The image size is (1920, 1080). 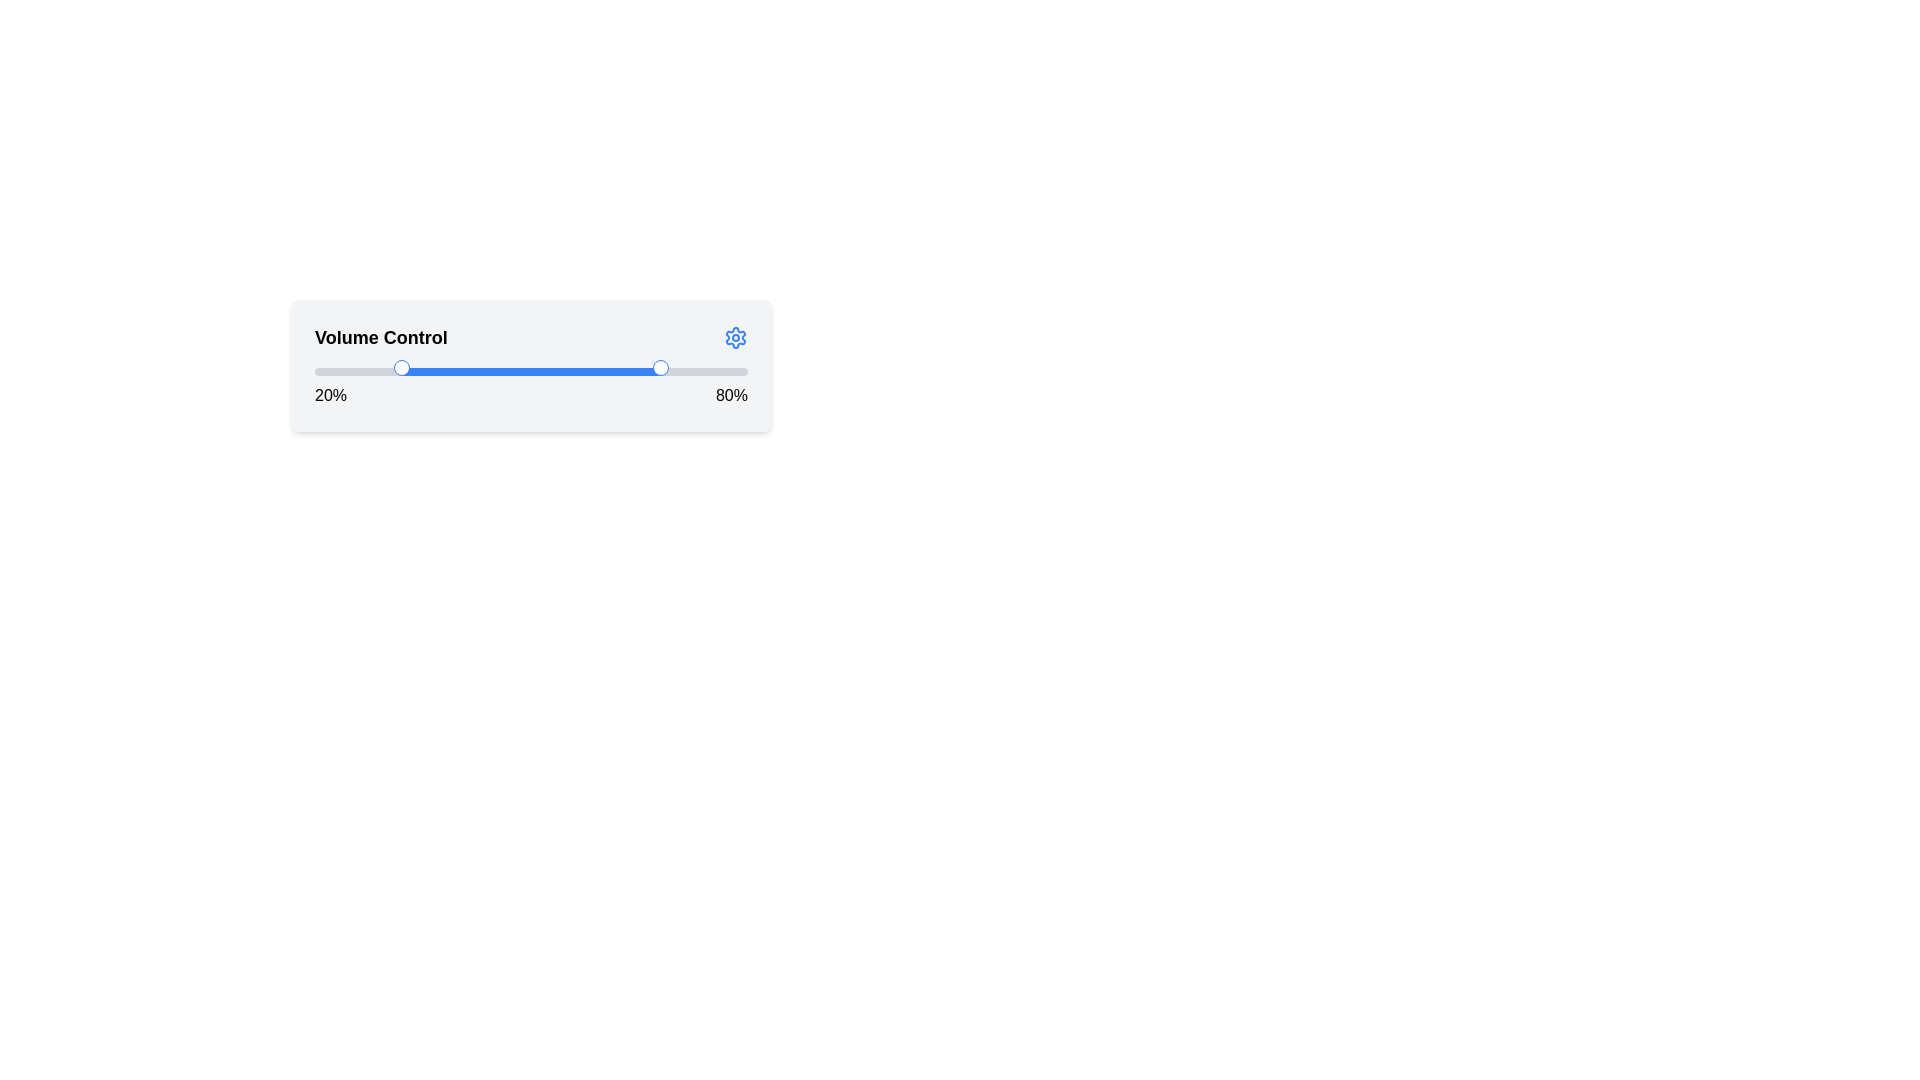 What do you see at coordinates (730, 396) in the screenshot?
I see `the static text label displaying '80%' in bold black font, which is positioned on the far right side below the volume control slider` at bounding box center [730, 396].